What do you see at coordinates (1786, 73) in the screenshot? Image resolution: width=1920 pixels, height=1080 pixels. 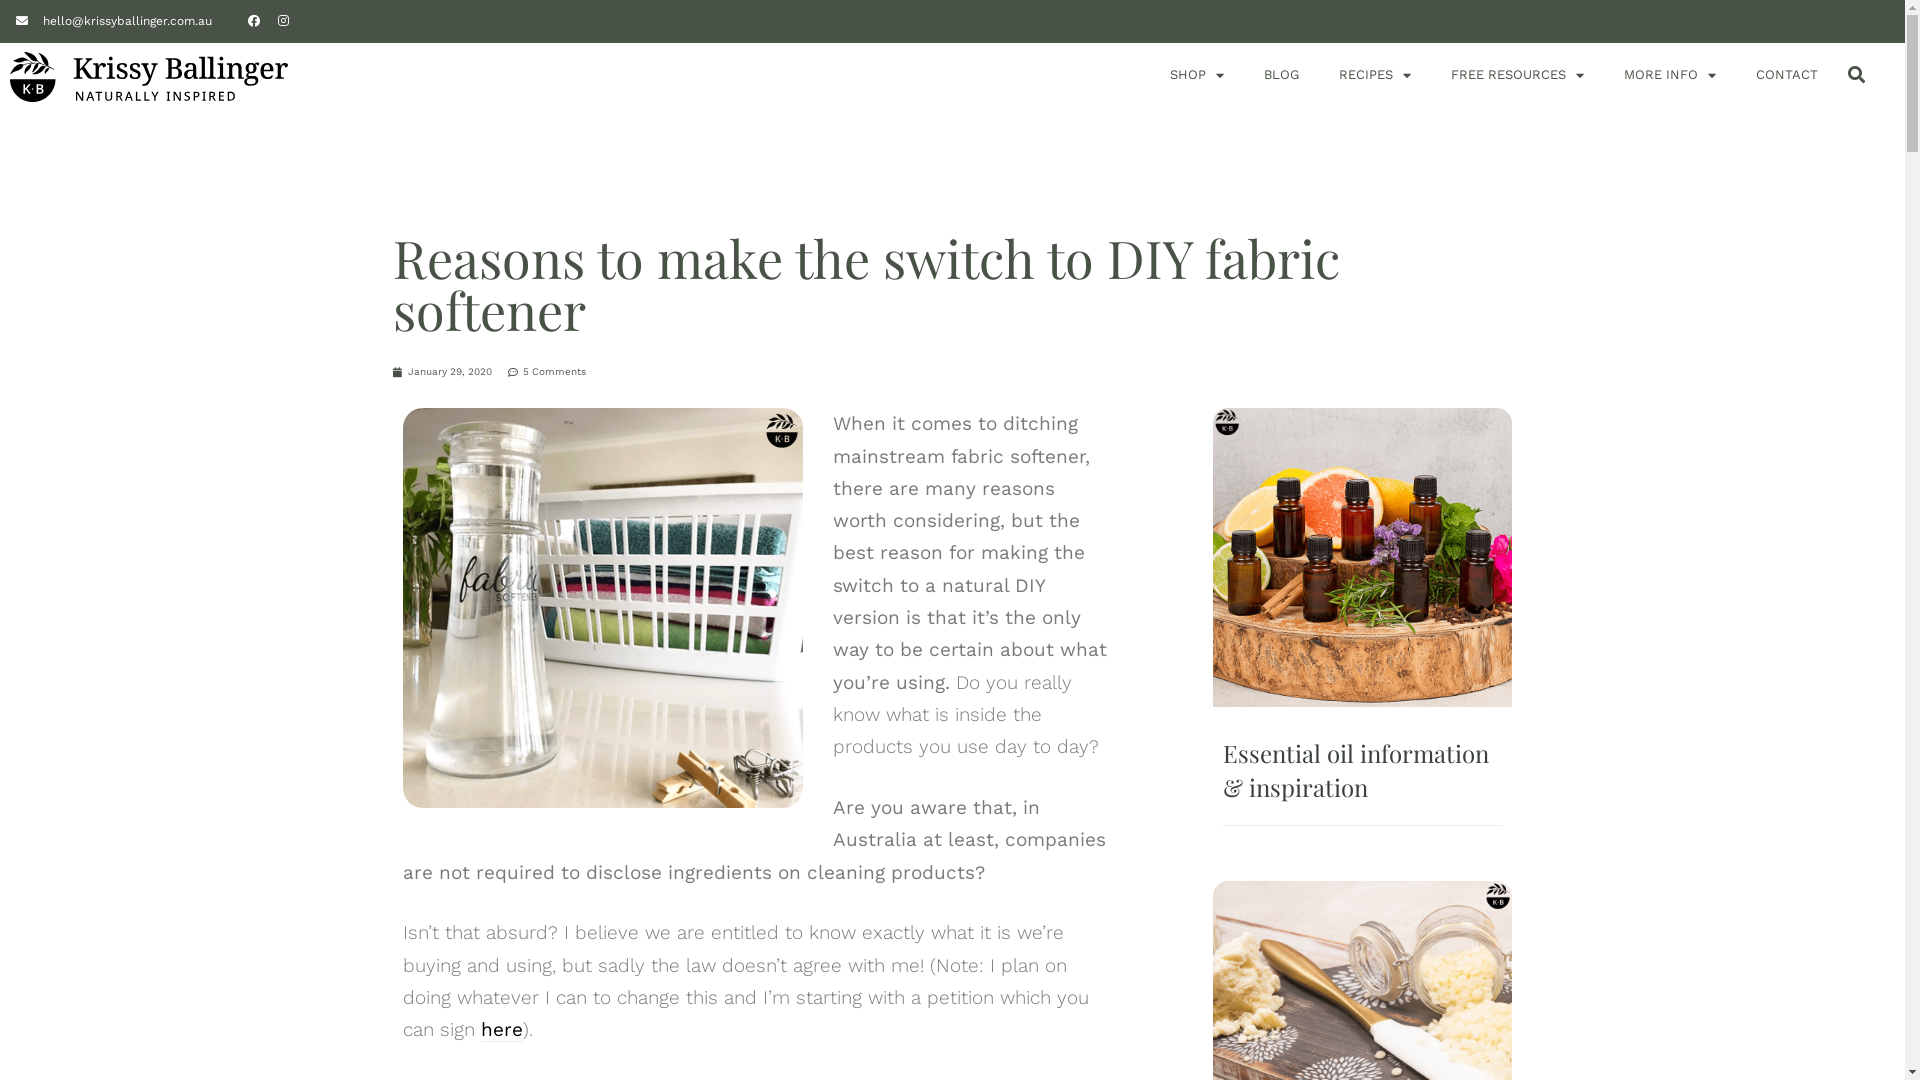 I see `'CONTACT'` at bounding box center [1786, 73].